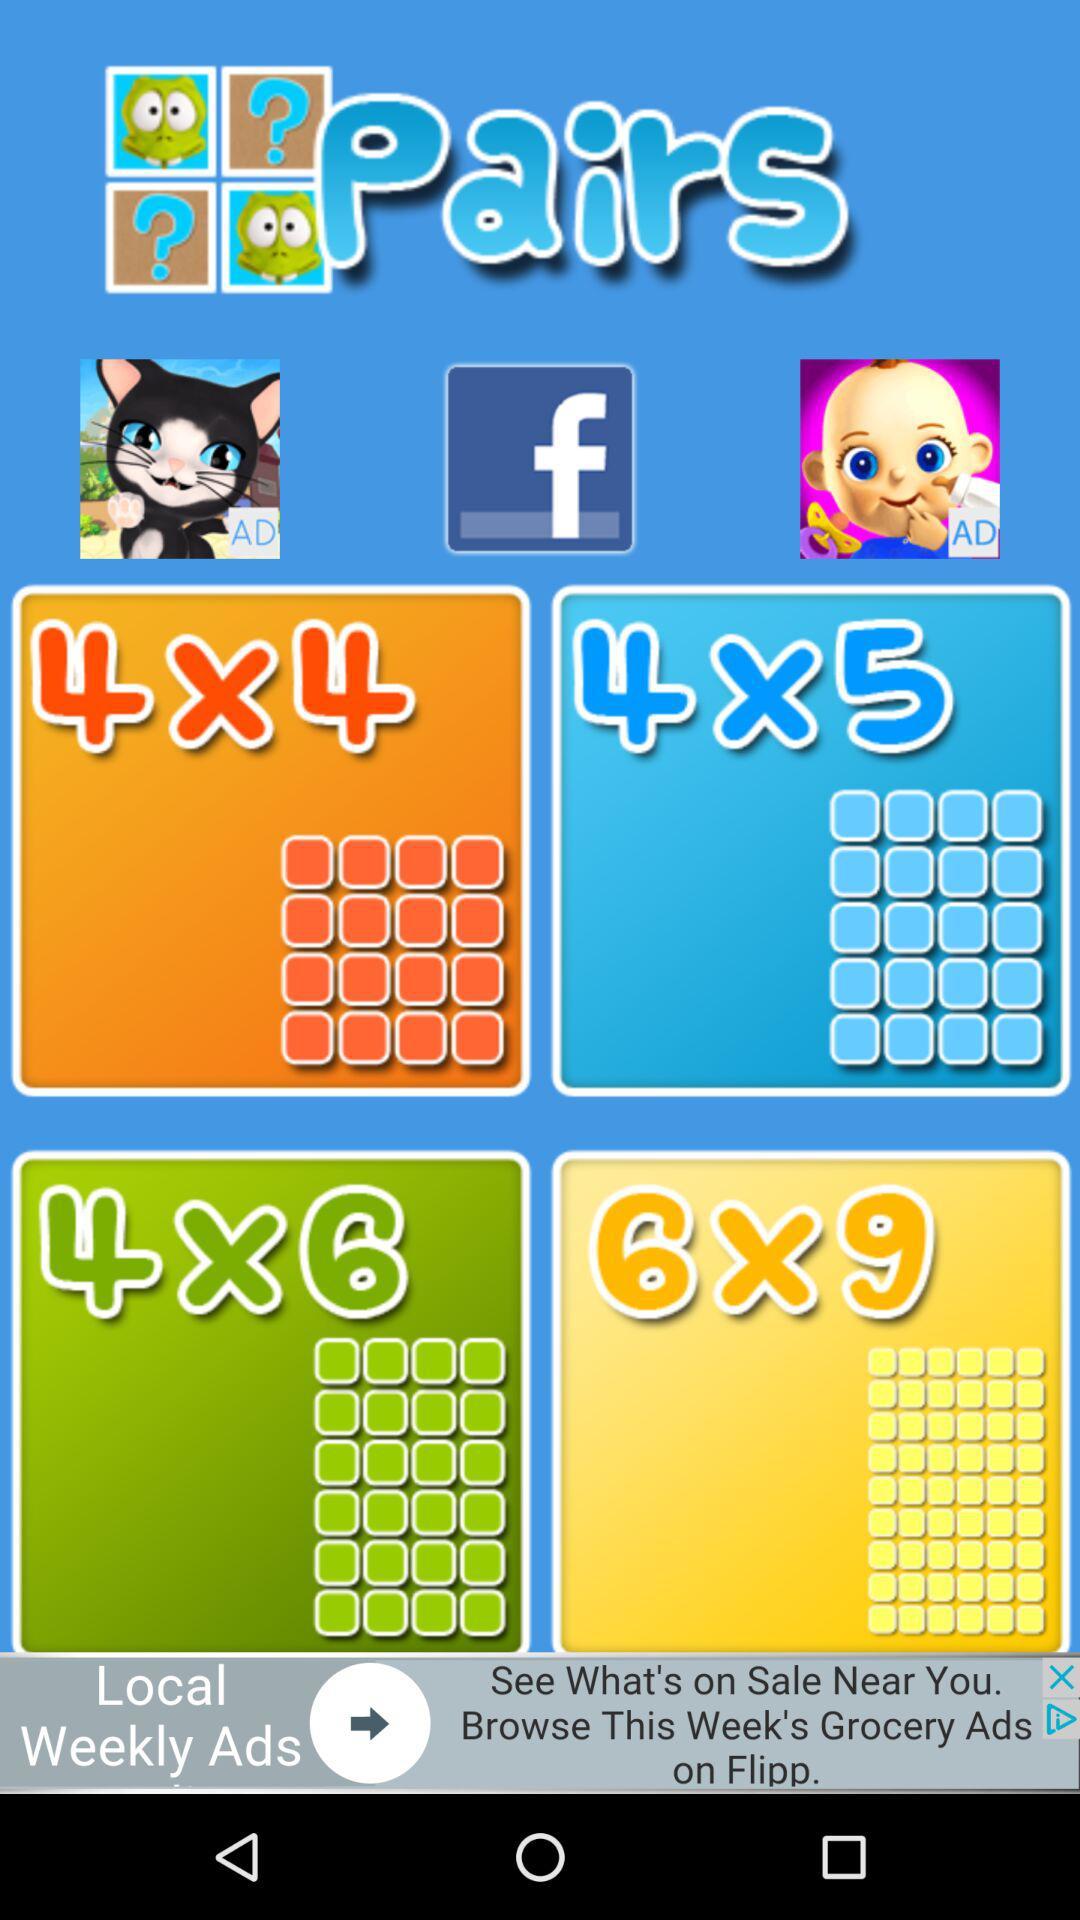 The height and width of the screenshot is (1920, 1080). Describe the element at coordinates (540, 458) in the screenshot. I see `facebook page` at that location.